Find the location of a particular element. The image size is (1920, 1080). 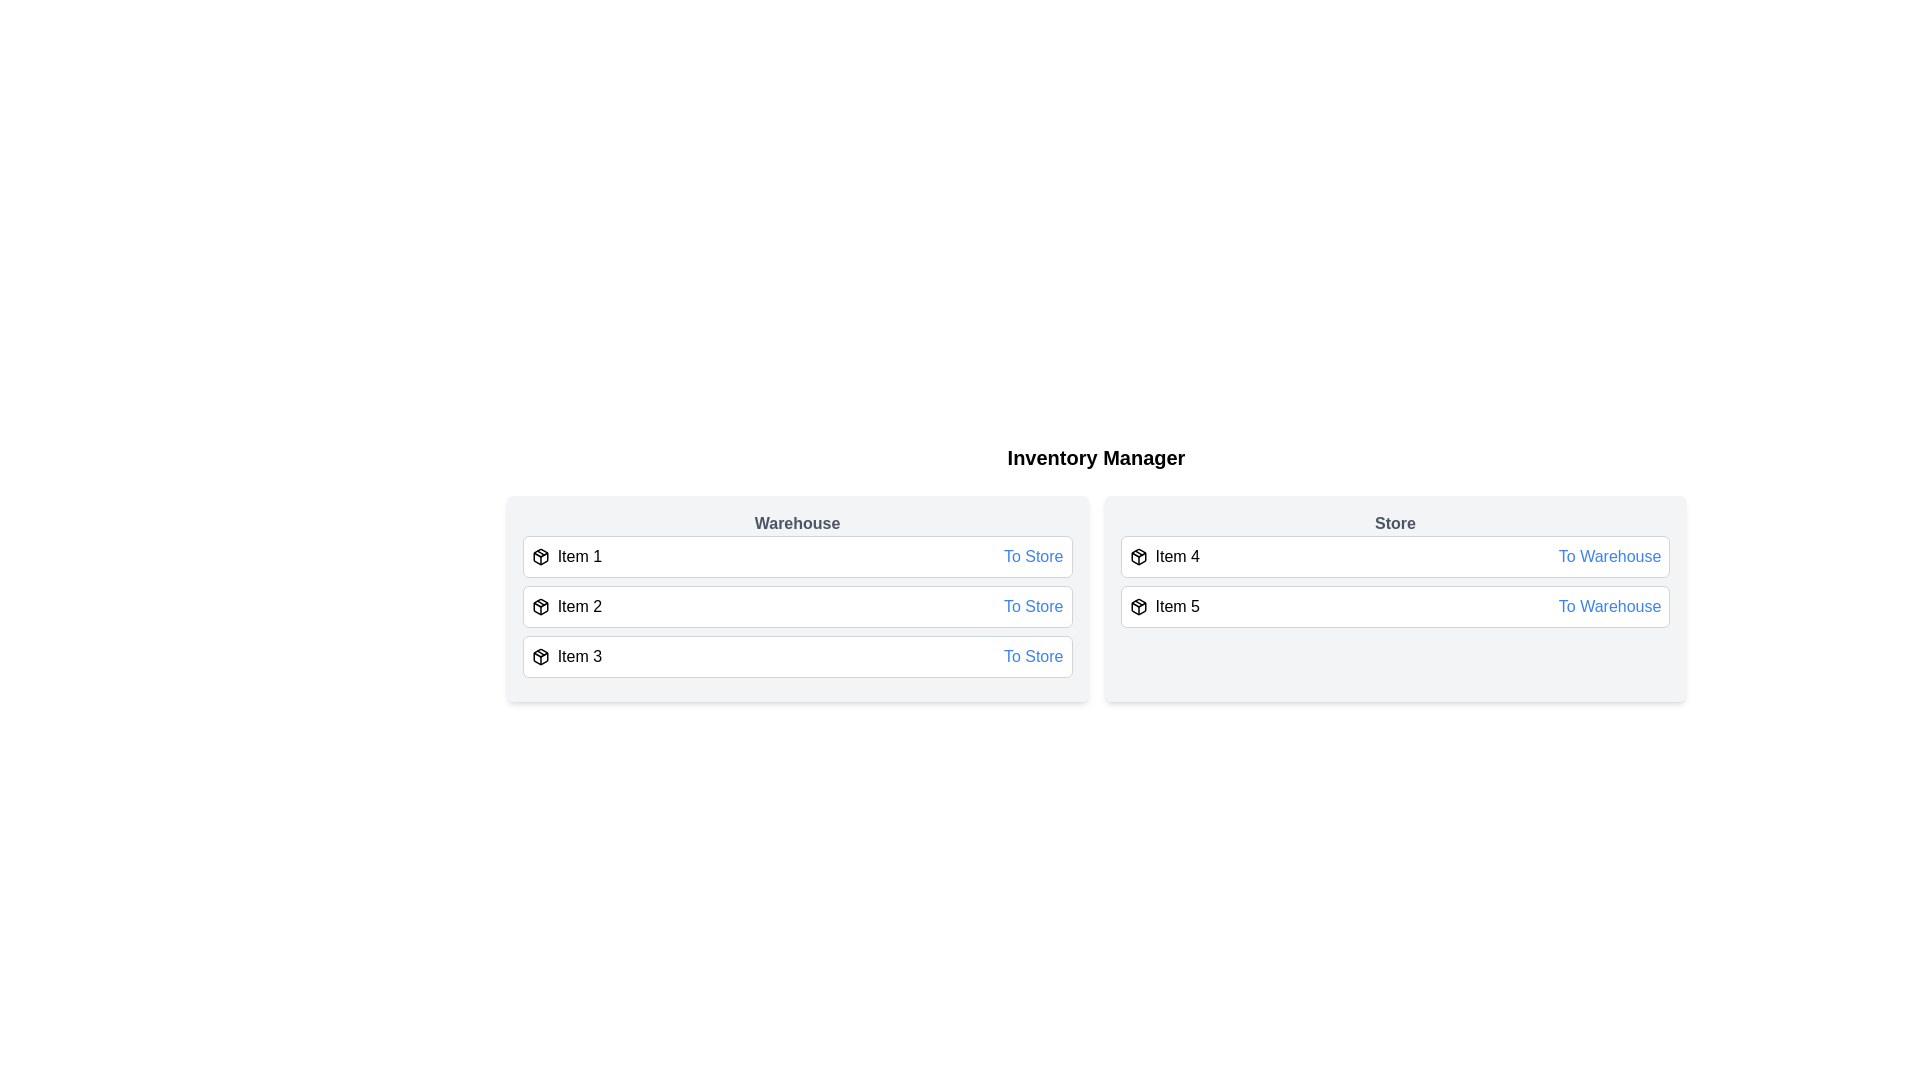

the button to transfer Item 1 from Warehouse to <destination> is located at coordinates (1033, 556).